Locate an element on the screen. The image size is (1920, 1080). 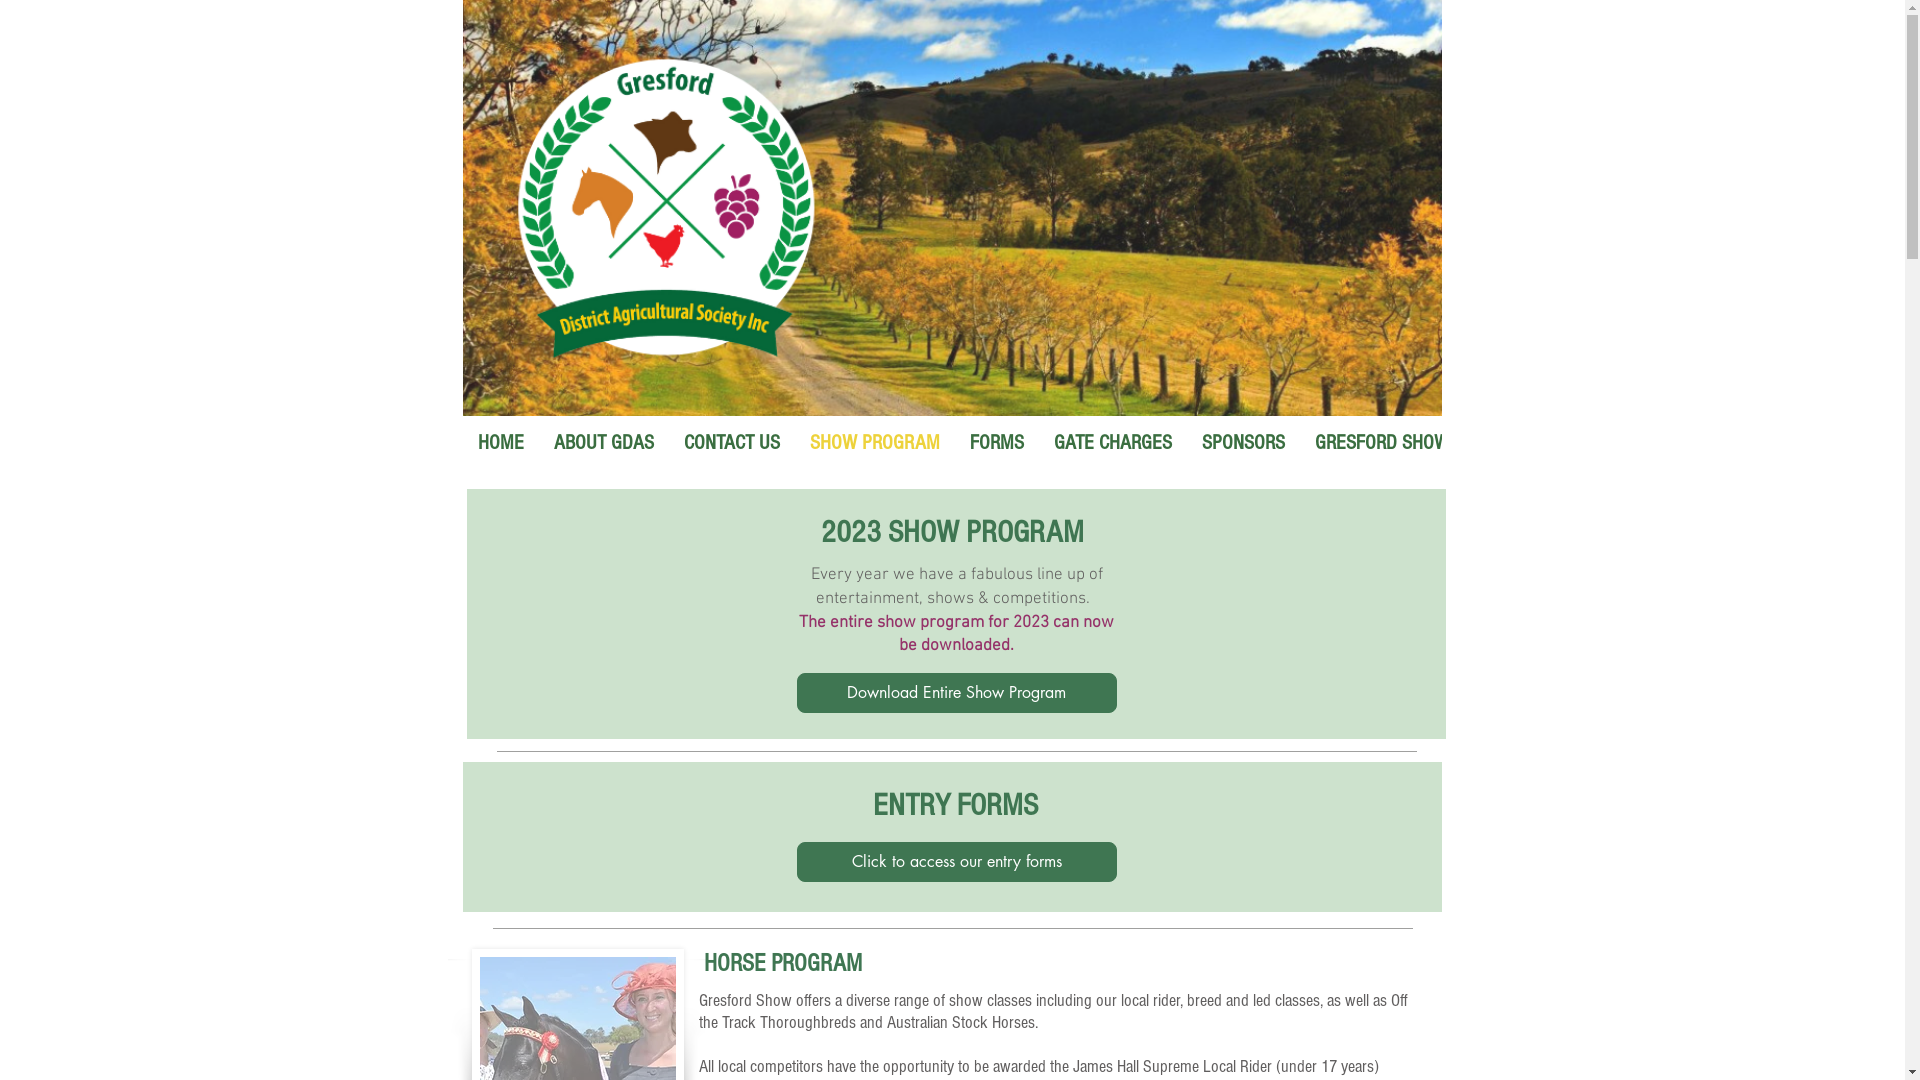
'GATE CHARGES' is located at coordinates (1111, 451).